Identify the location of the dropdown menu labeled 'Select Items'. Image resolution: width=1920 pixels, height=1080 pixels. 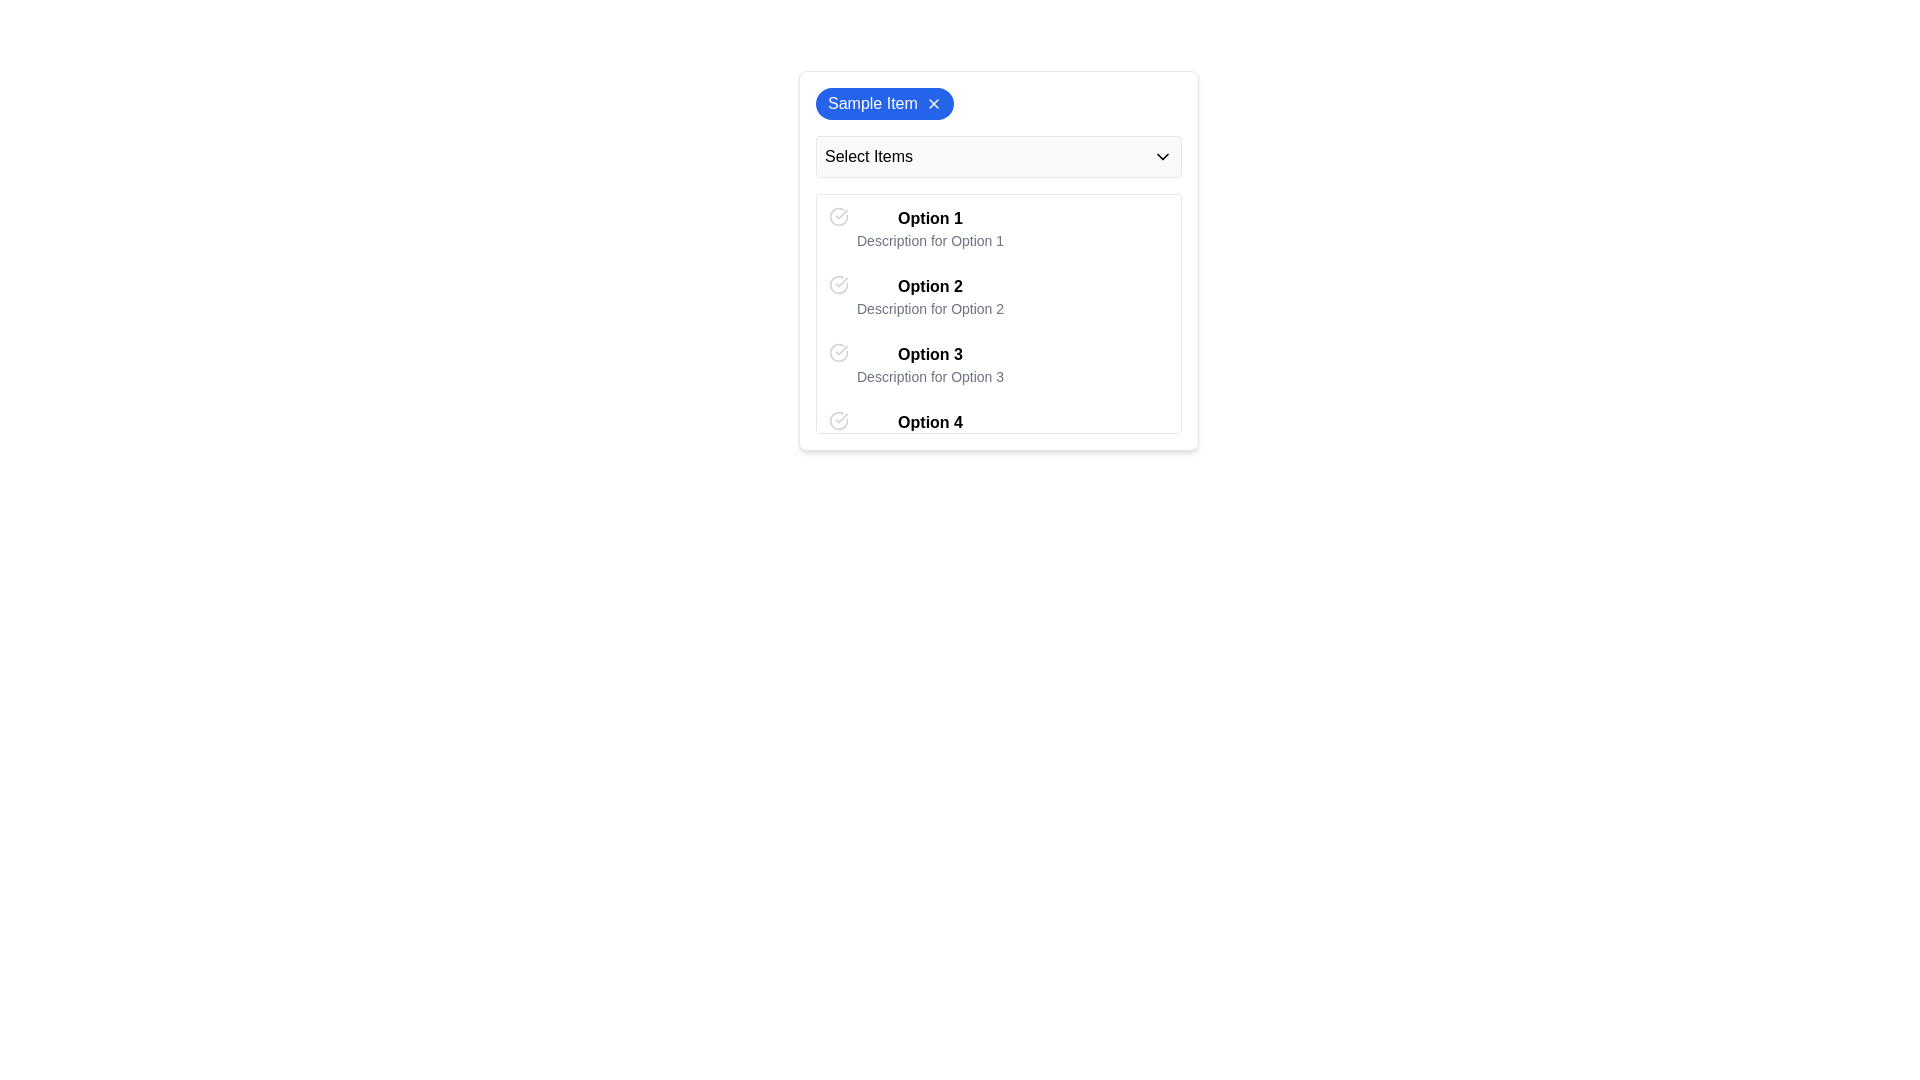
(998, 156).